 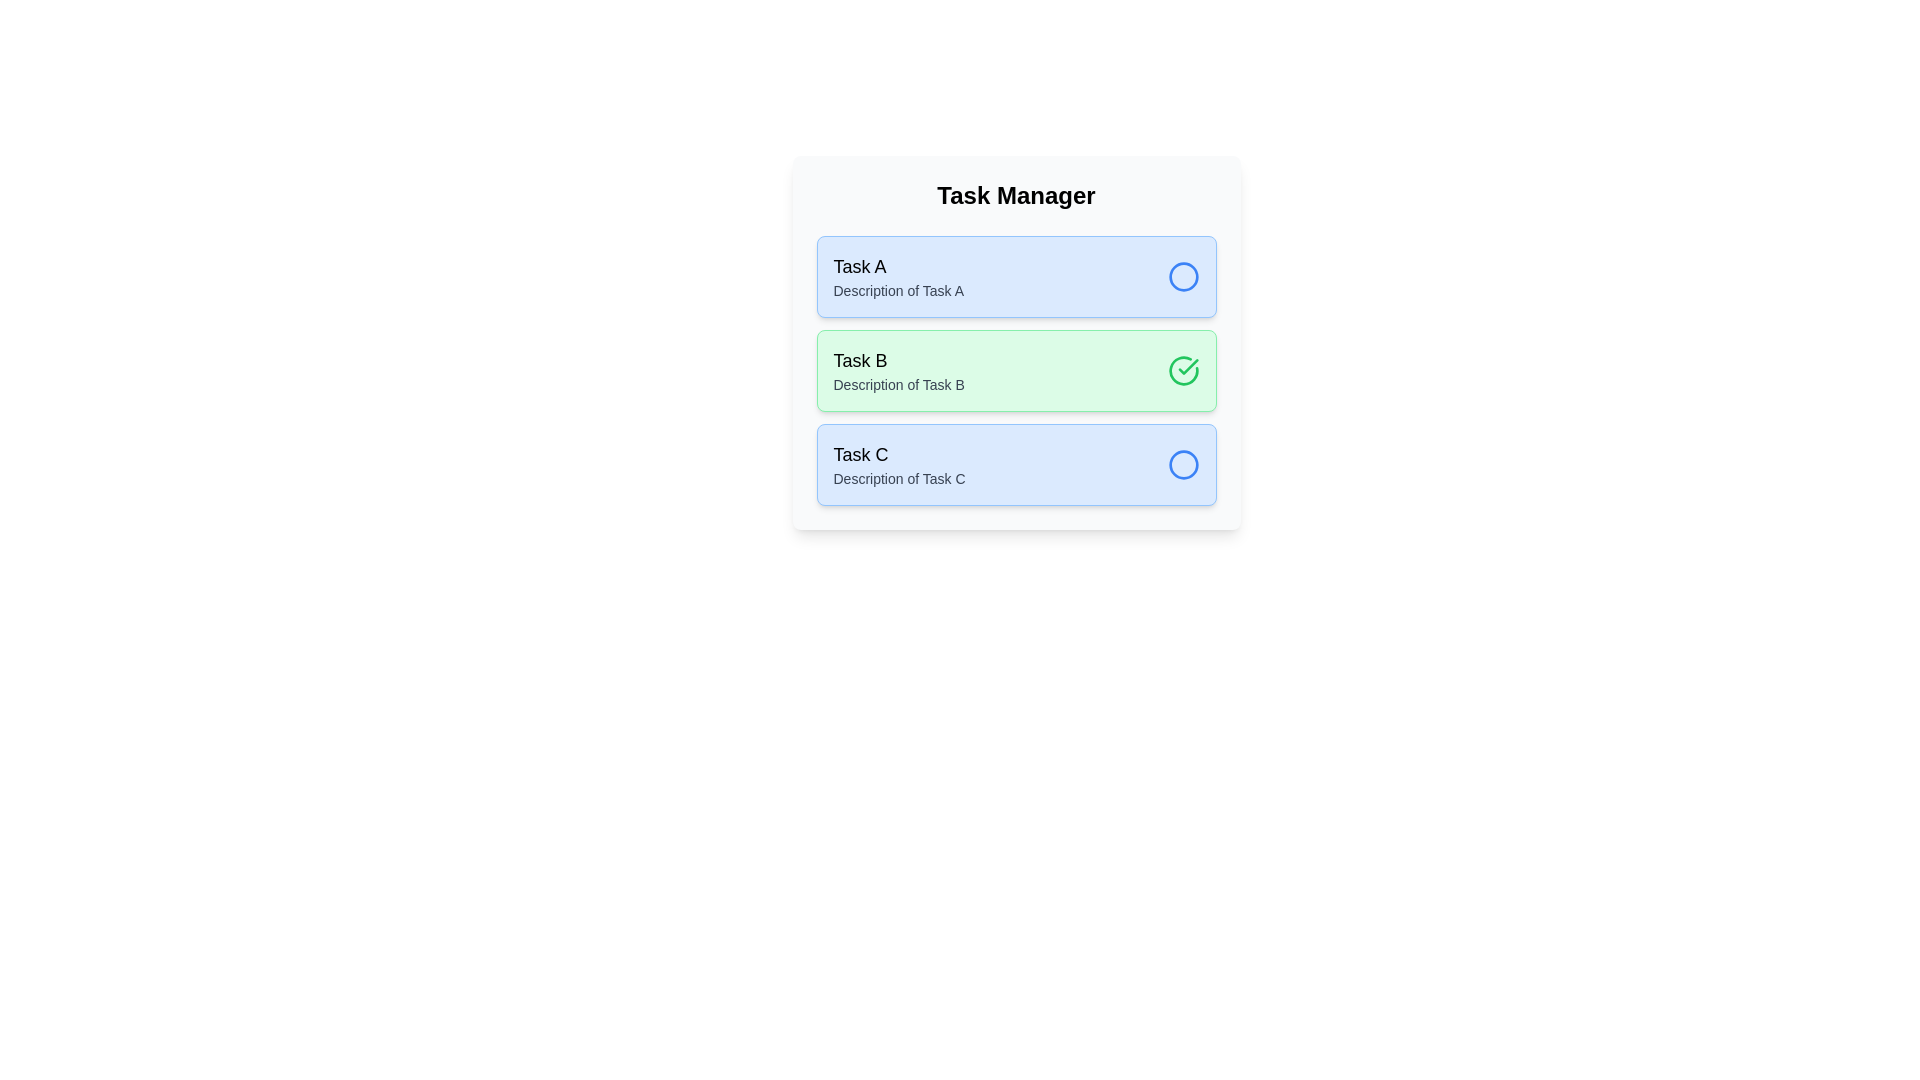 What do you see at coordinates (897, 265) in the screenshot?
I see `the task title label located in the topmost task card of the Task Manager interface for reading` at bounding box center [897, 265].